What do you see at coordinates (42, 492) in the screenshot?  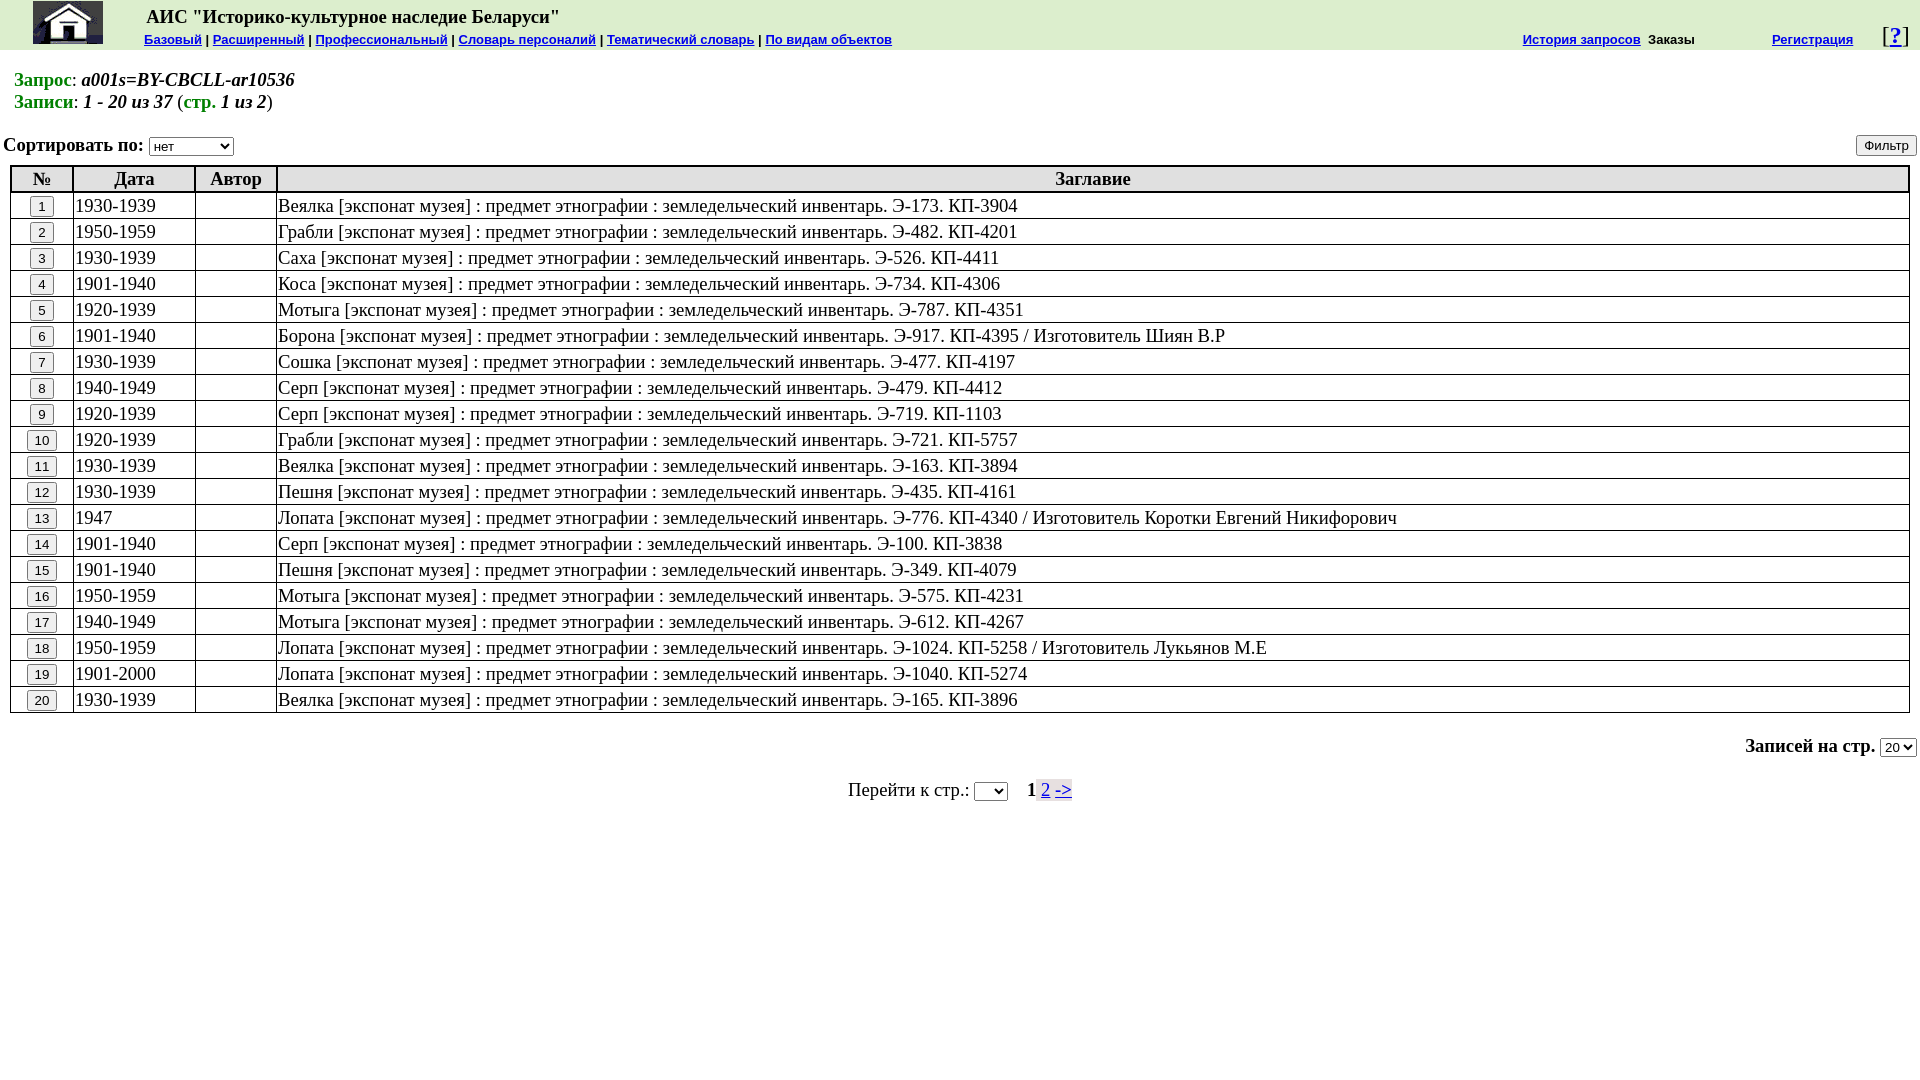 I see `'12'` at bounding box center [42, 492].